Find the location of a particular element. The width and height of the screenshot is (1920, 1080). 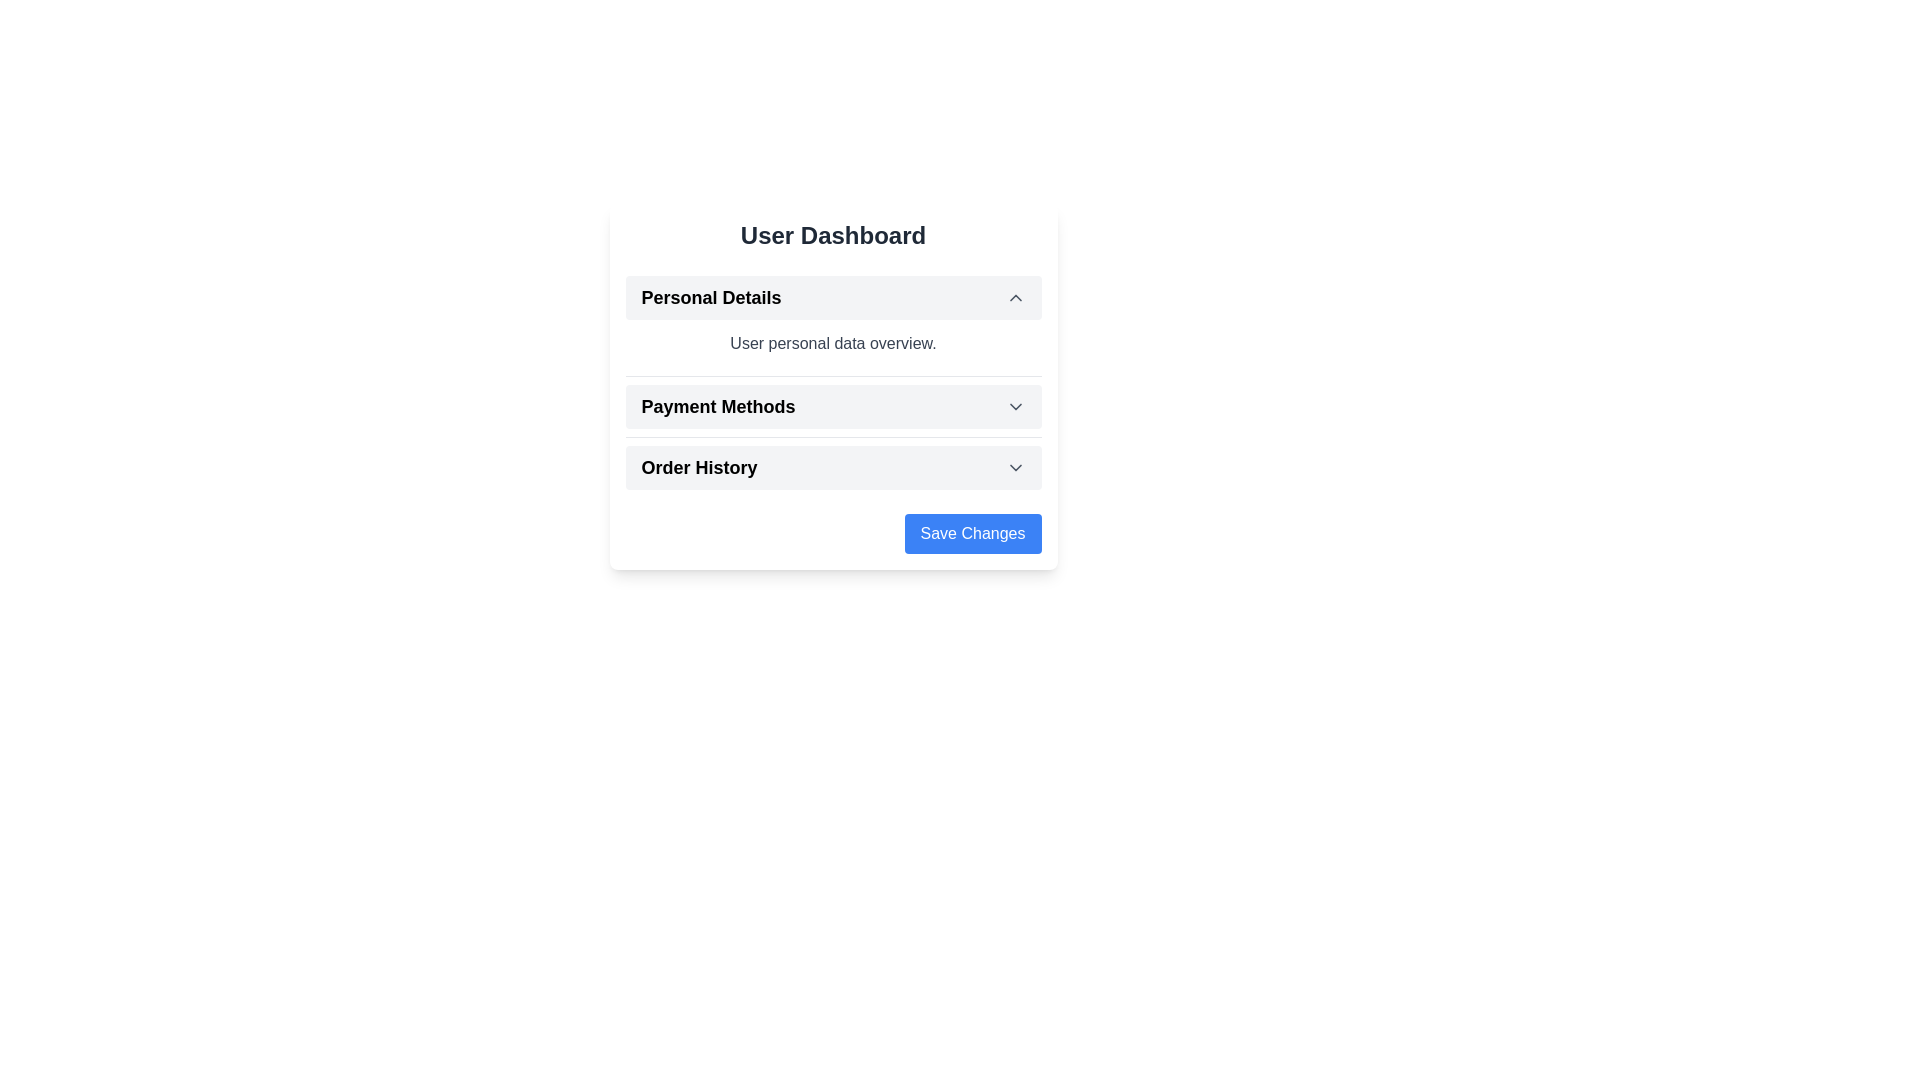

the 'Order History' text label located in the third section of the vertical list within the user dashboard is located at coordinates (699, 467).